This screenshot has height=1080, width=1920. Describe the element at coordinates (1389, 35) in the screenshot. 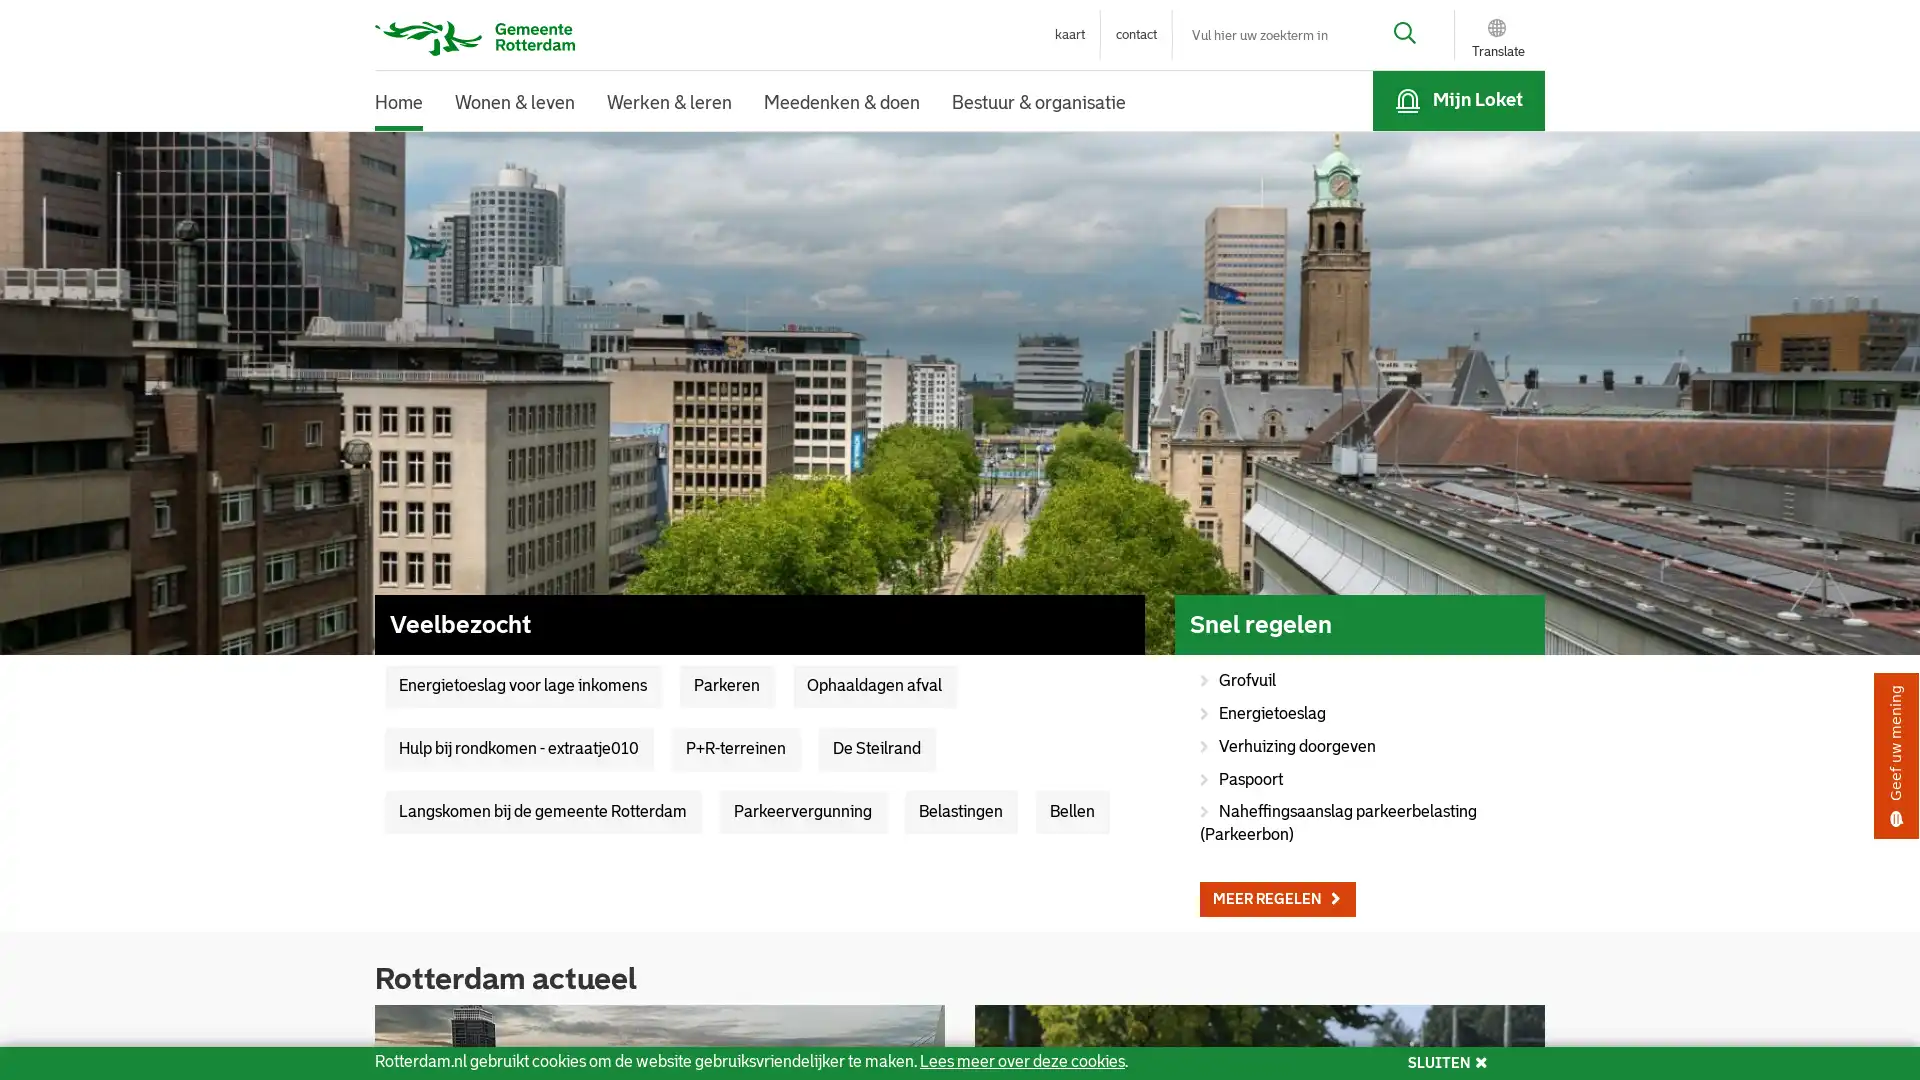

I see `Zoek` at that location.